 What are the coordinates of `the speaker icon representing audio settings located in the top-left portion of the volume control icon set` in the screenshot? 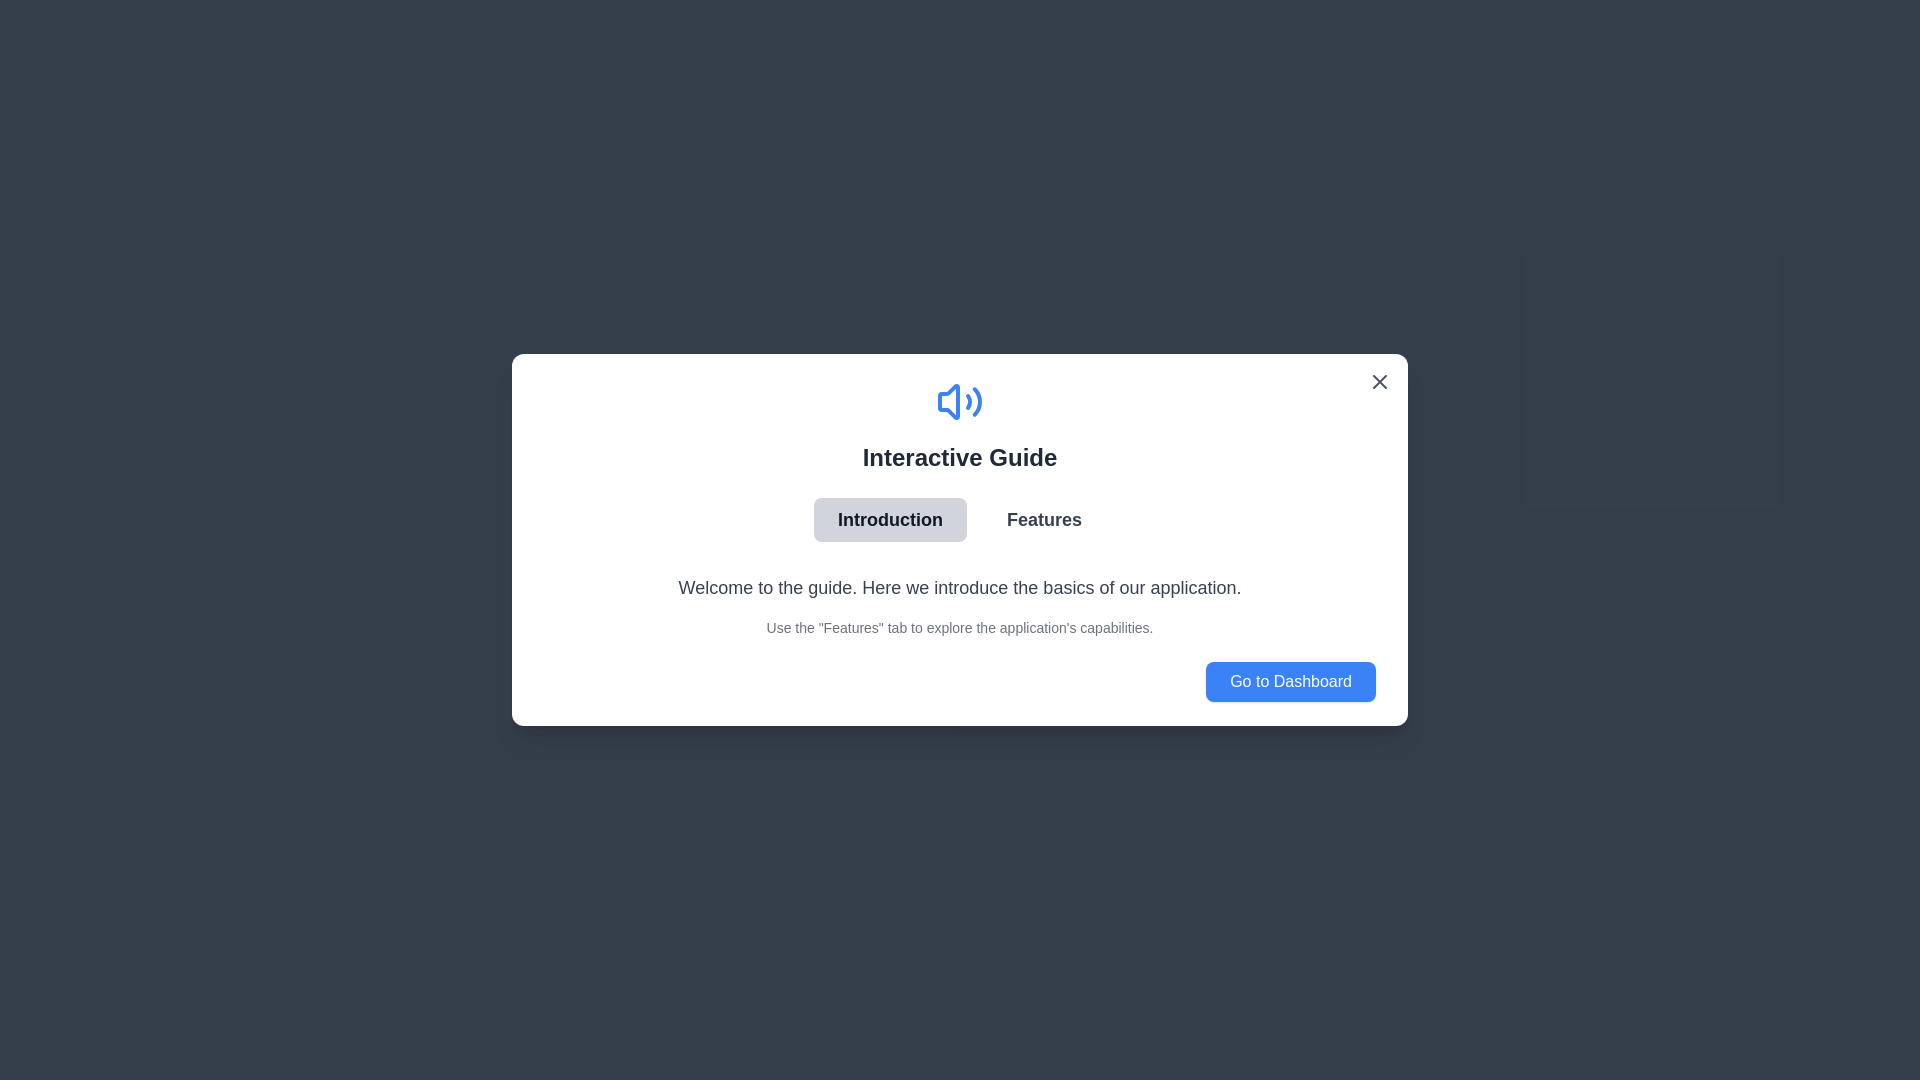 It's located at (948, 401).